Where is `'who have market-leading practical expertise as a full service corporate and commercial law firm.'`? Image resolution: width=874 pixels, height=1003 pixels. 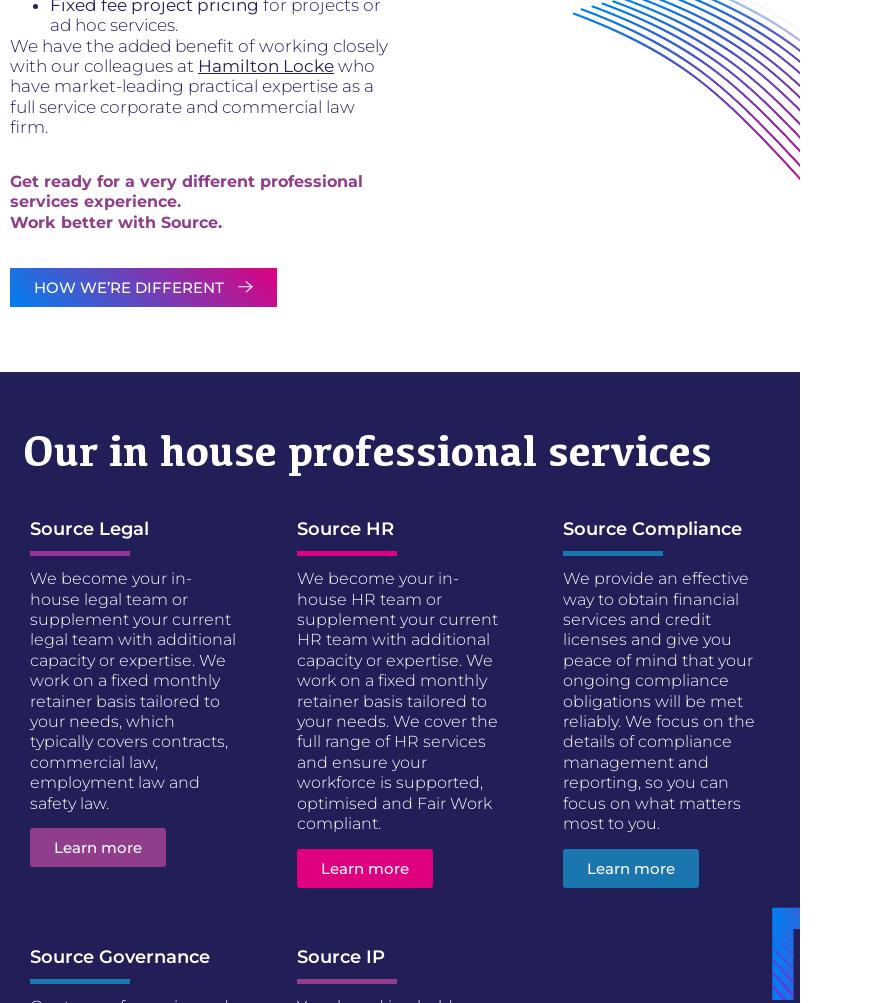 'who have market-leading practical expertise as a full service corporate and commercial law firm.' is located at coordinates (191, 96).